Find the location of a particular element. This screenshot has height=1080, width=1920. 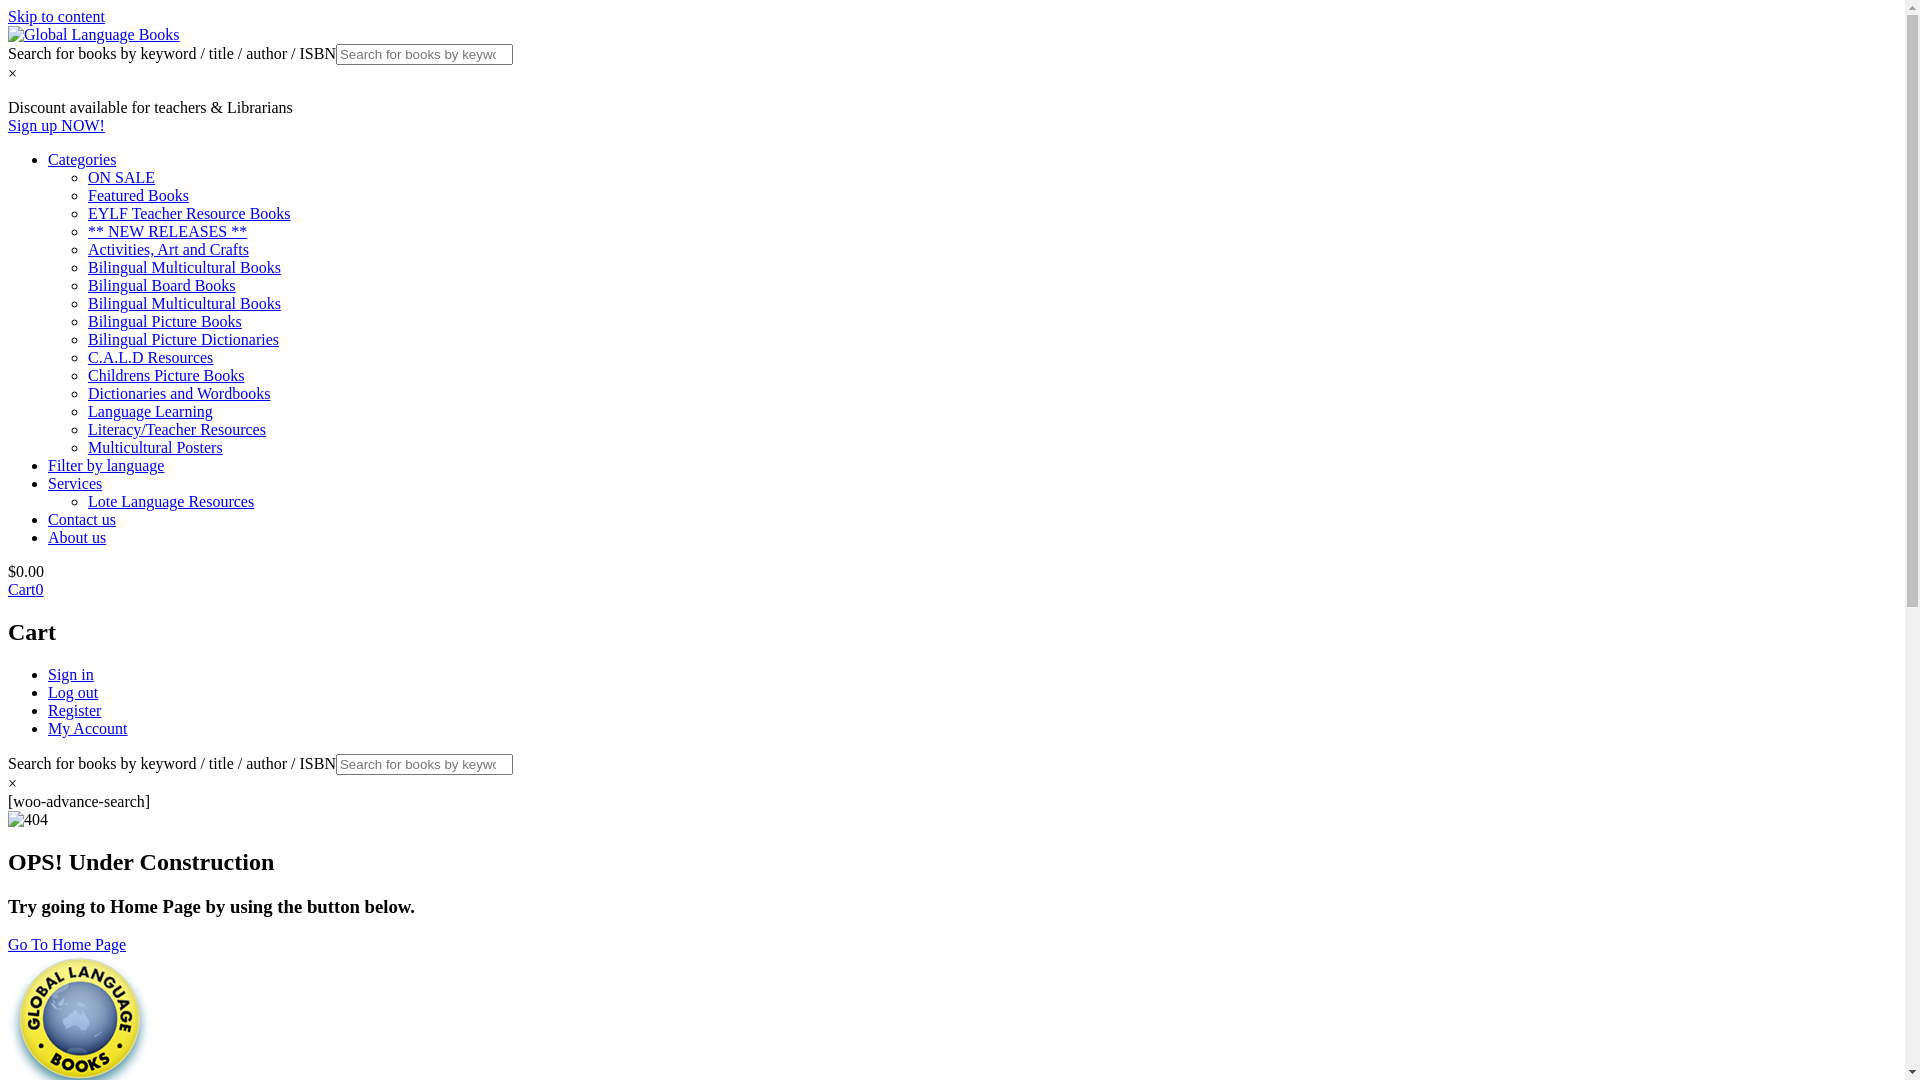

'Bilingual Multicultural Books' is located at coordinates (184, 266).